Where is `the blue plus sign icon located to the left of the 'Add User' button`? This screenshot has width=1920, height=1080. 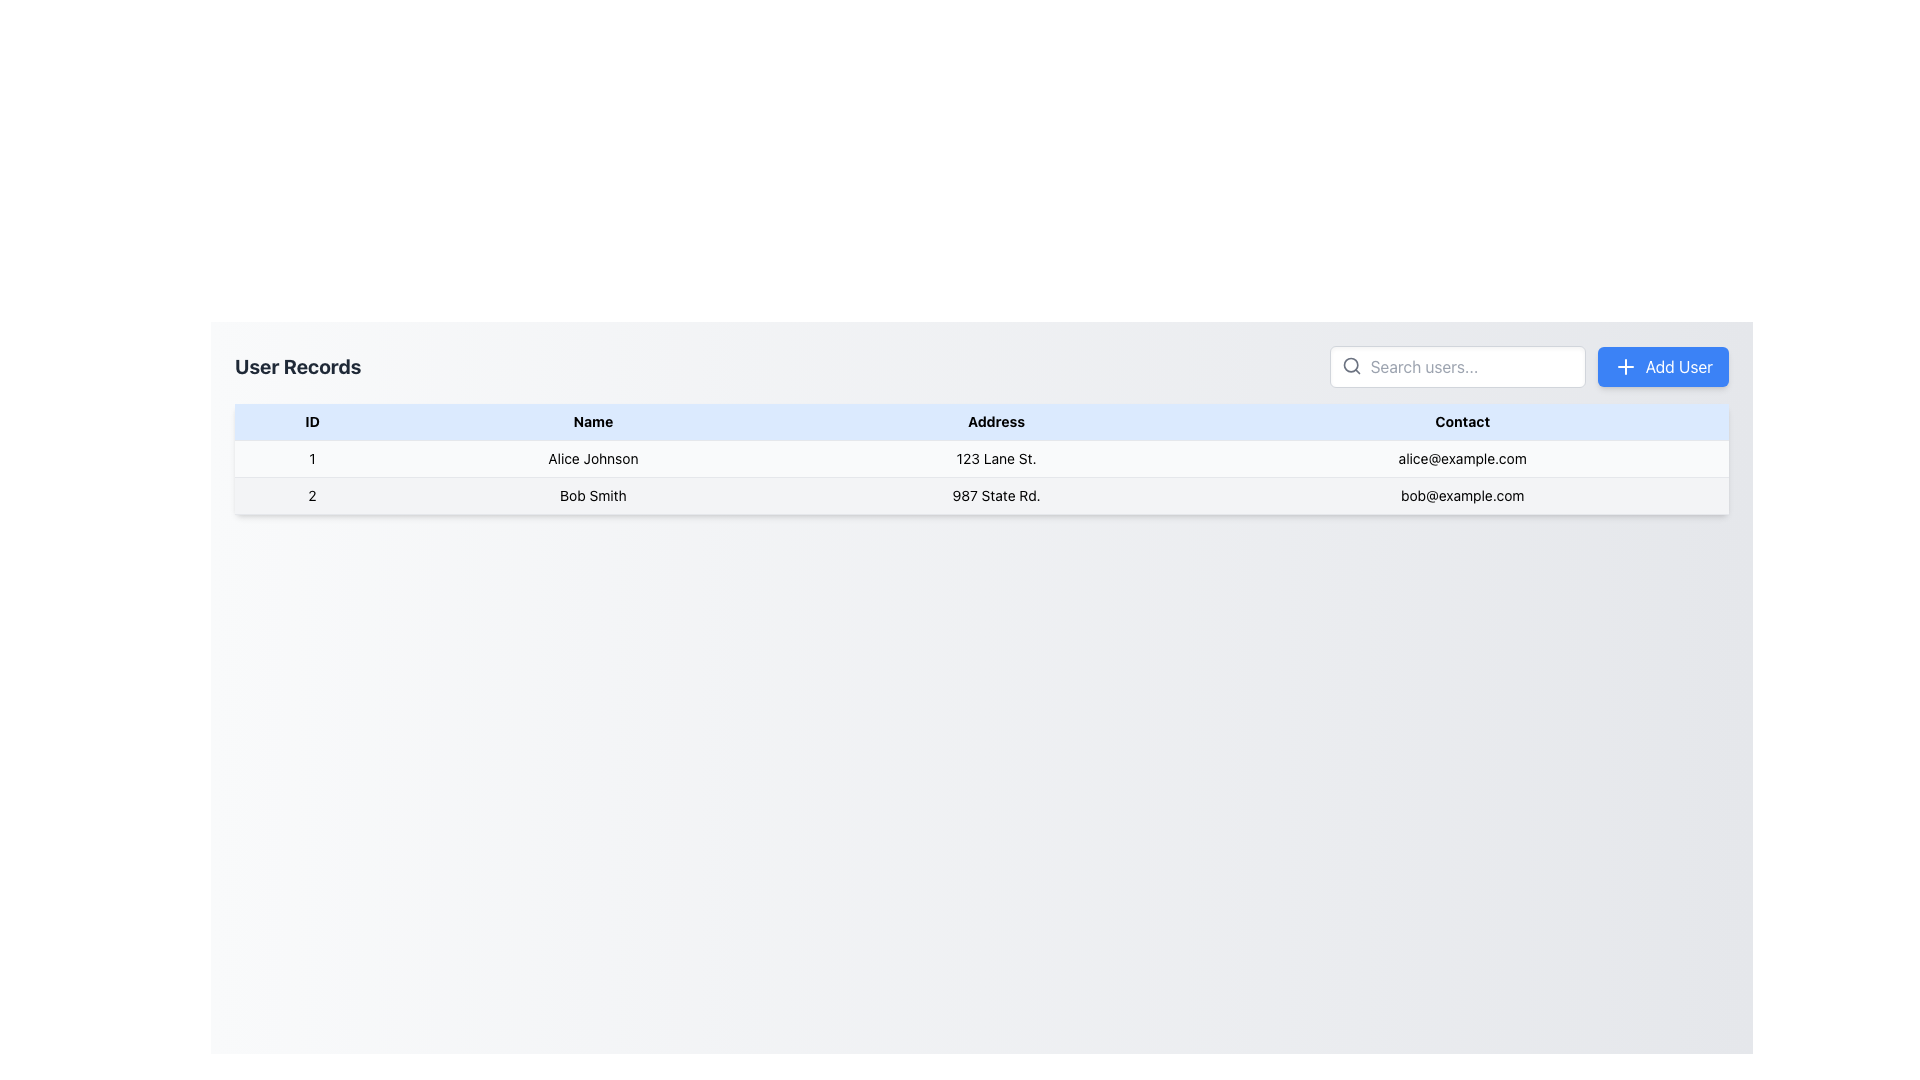
the blue plus sign icon located to the left of the 'Add User' button is located at coordinates (1625, 366).